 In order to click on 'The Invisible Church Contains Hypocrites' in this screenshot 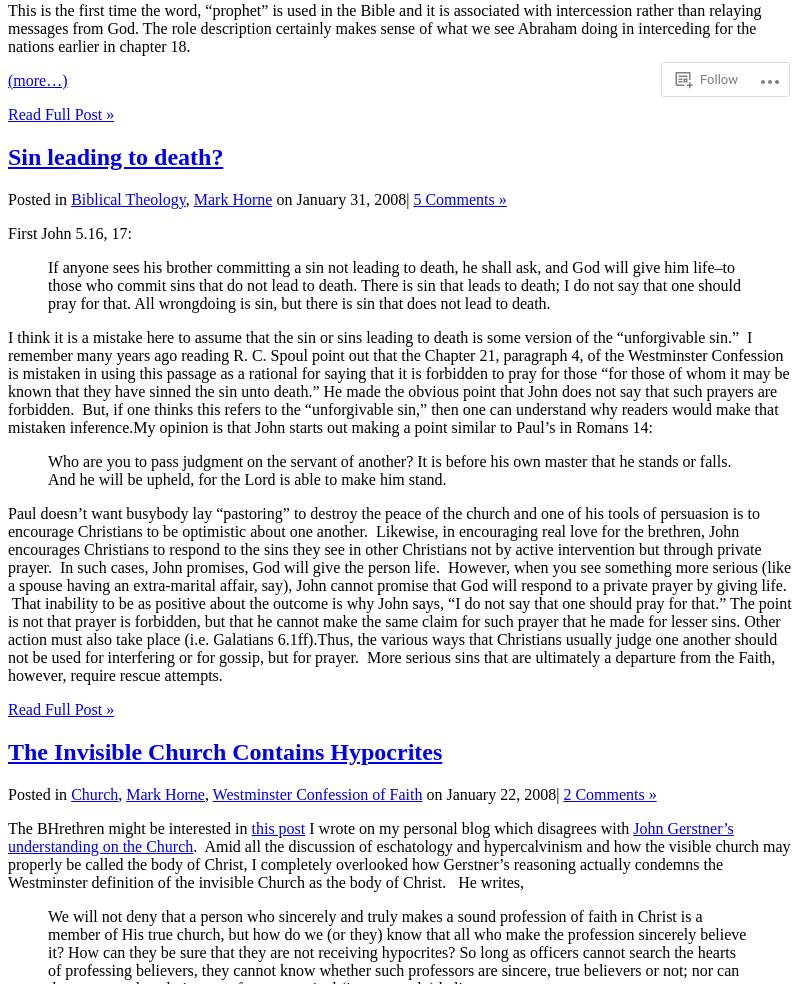, I will do `click(224, 749)`.